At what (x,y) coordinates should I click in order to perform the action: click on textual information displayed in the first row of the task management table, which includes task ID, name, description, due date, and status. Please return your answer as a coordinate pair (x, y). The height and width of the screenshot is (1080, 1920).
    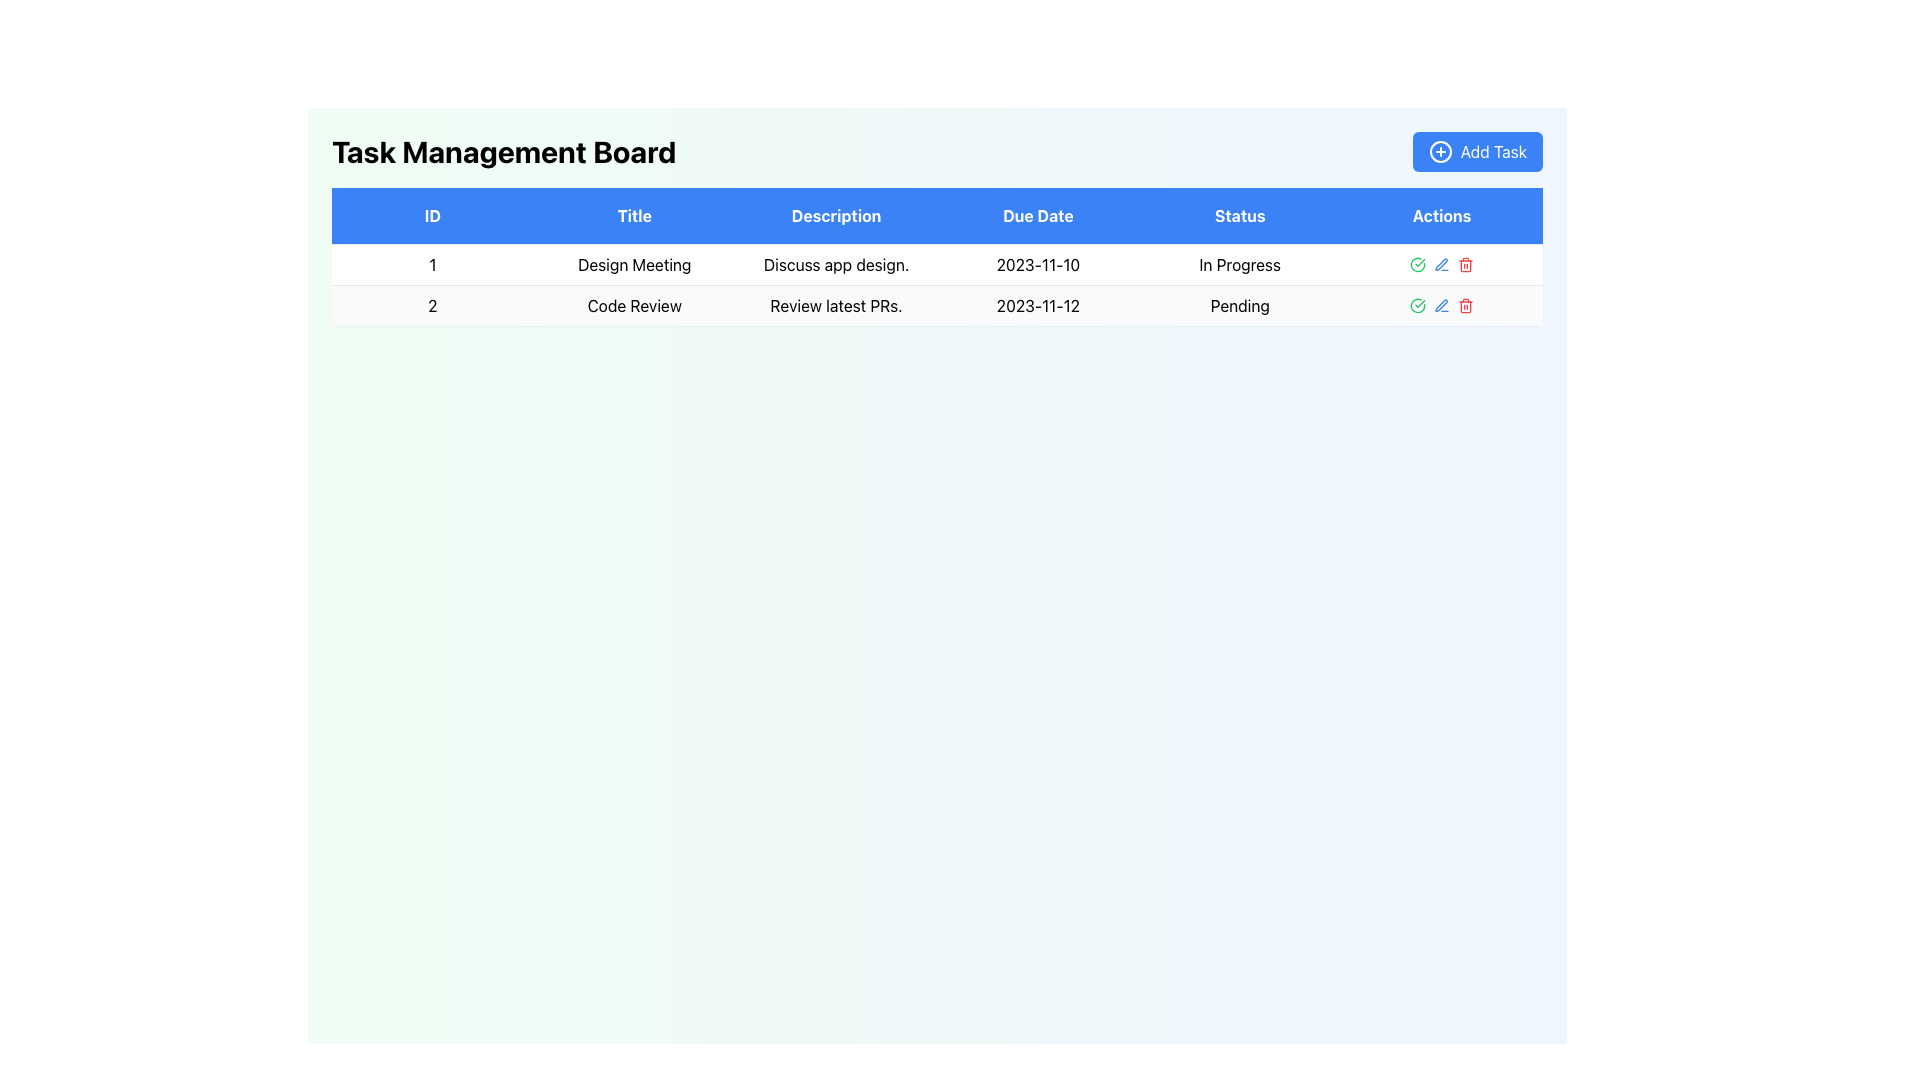
    Looking at the image, I should click on (936, 264).